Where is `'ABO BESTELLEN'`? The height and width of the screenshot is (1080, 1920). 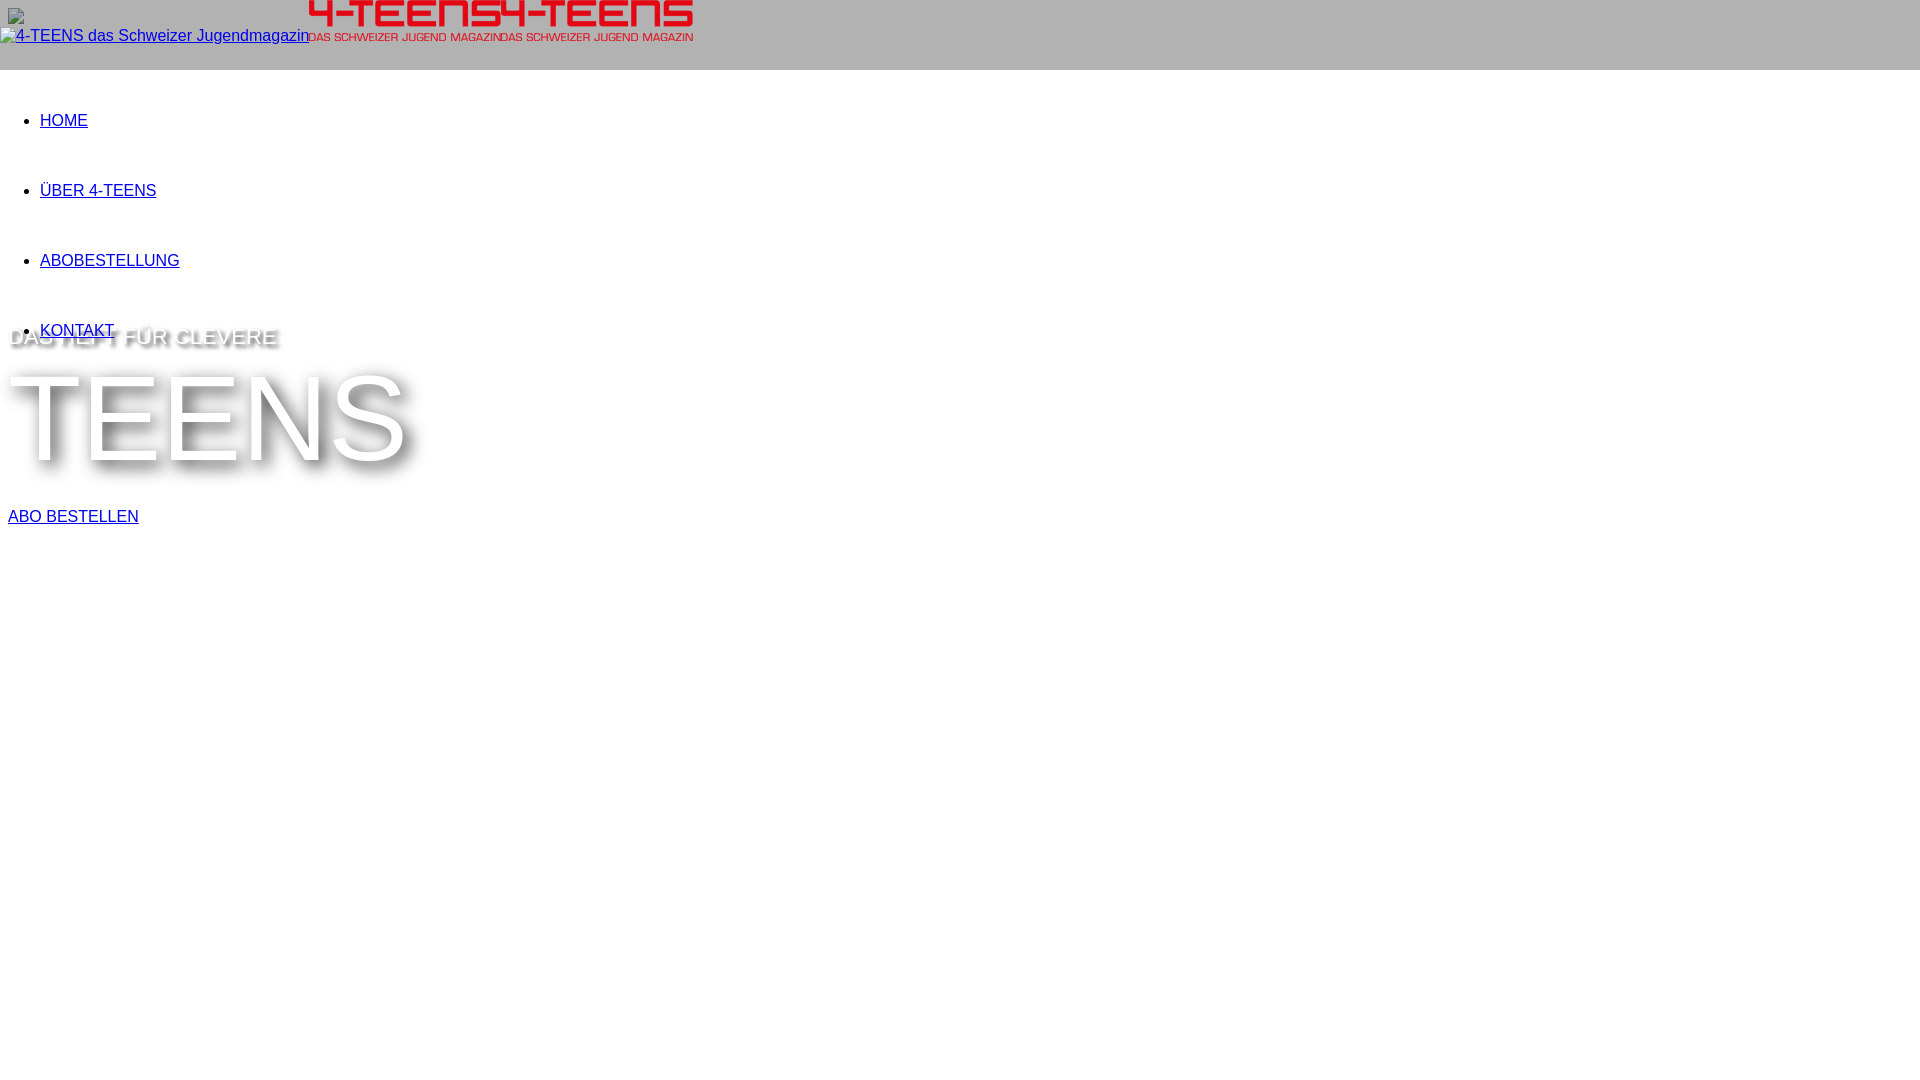
'ABO BESTELLEN' is located at coordinates (73, 515).